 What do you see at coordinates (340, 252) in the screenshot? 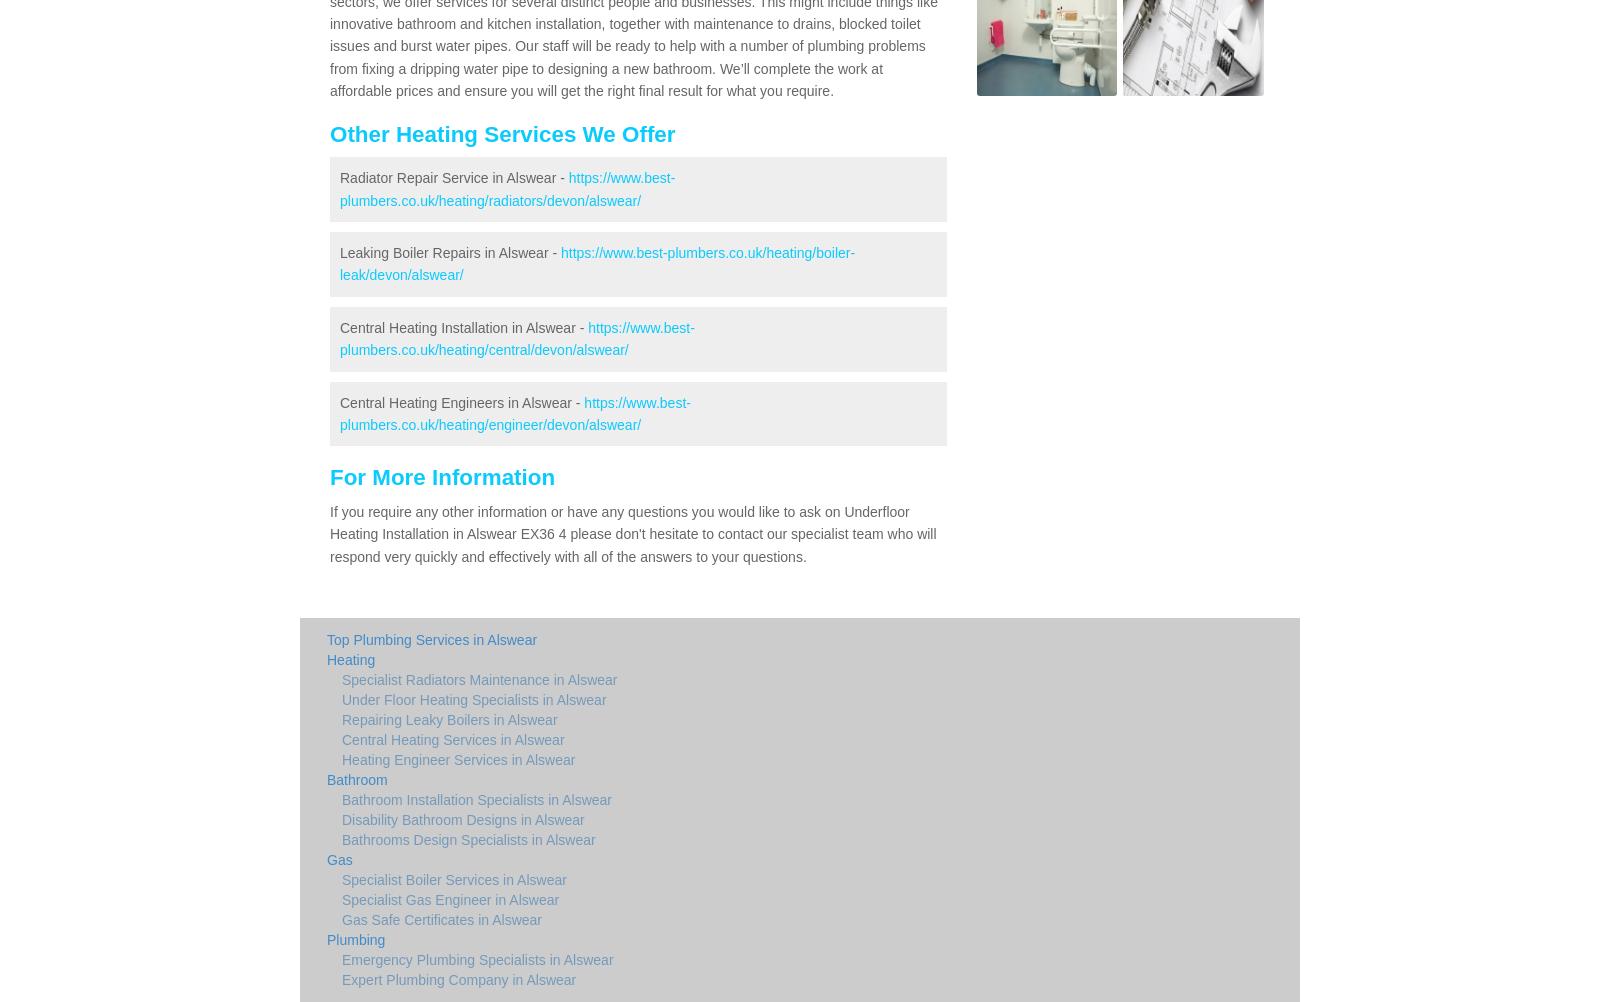
I see `'Leaking Boiler Repairs in Alswear -'` at bounding box center [340, 252].